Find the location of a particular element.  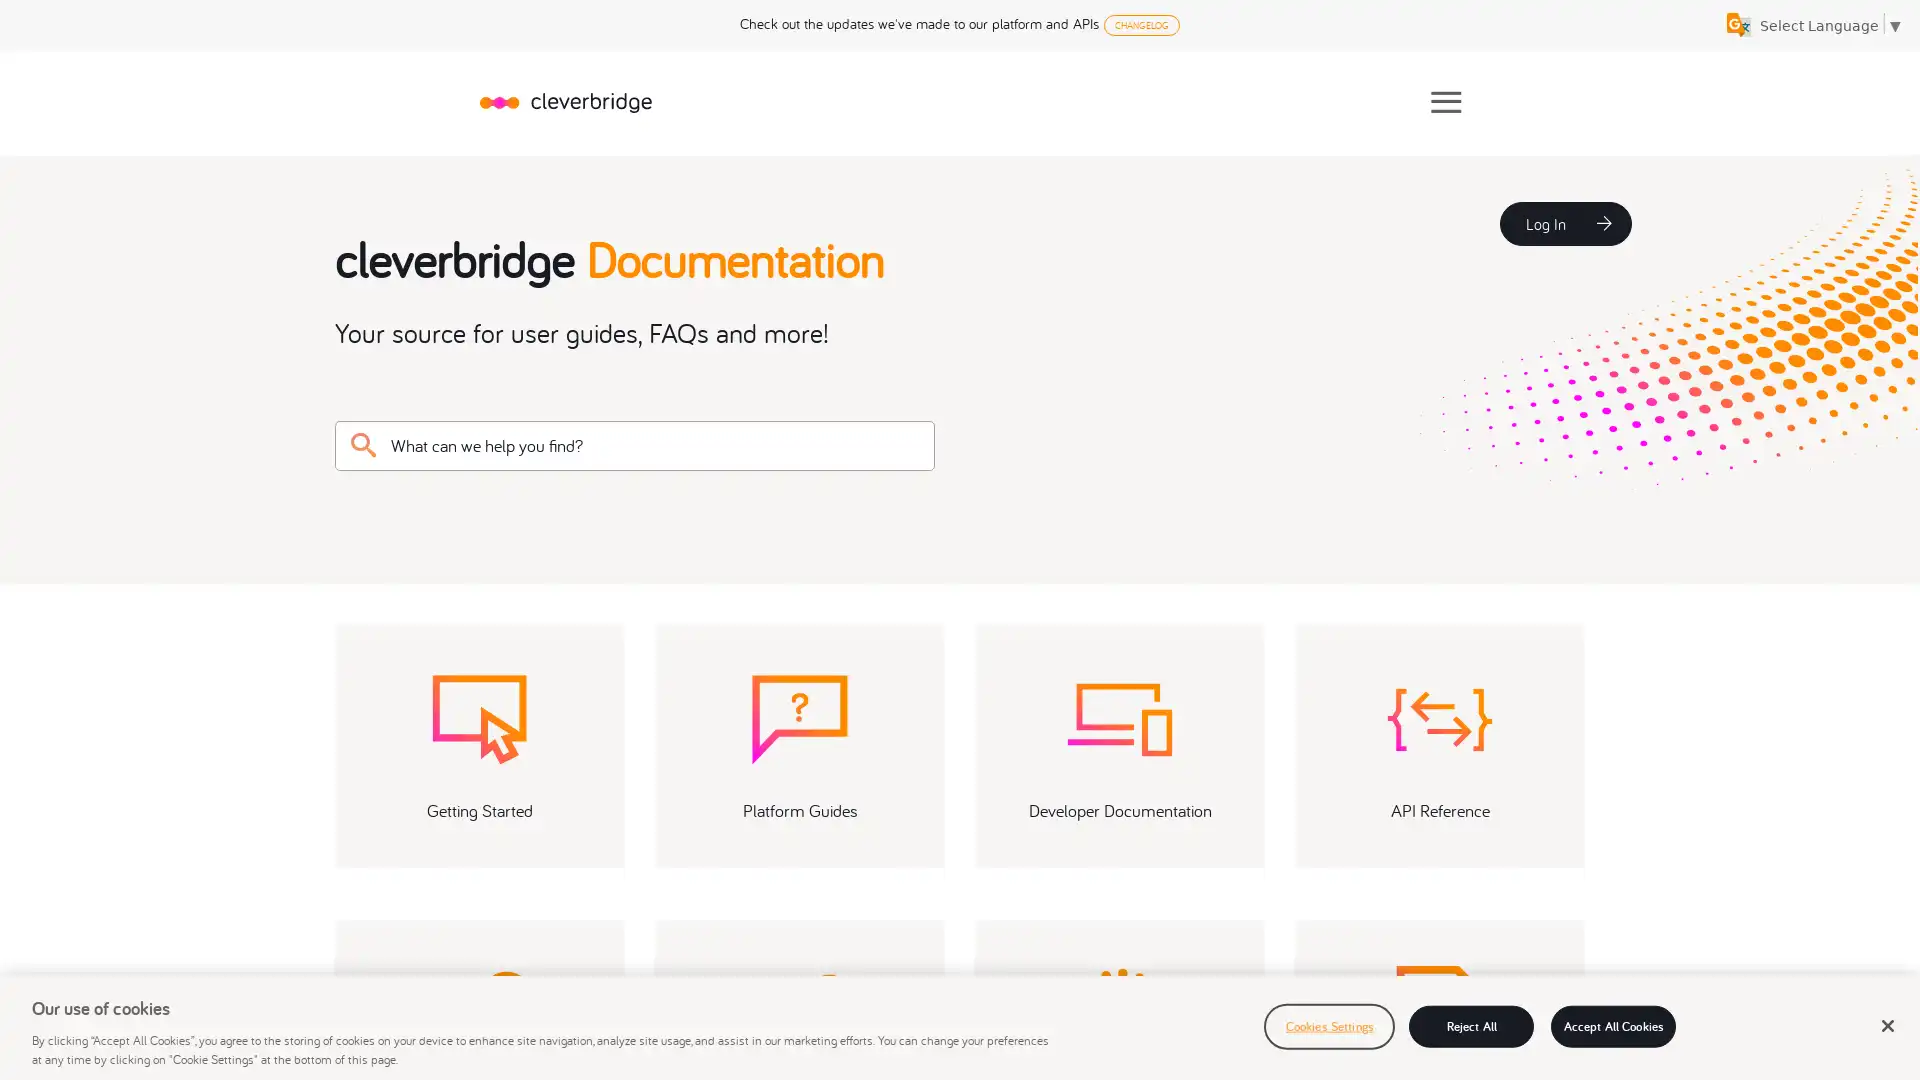

Accept All Cookies is located at coordinates (1613, 1026).